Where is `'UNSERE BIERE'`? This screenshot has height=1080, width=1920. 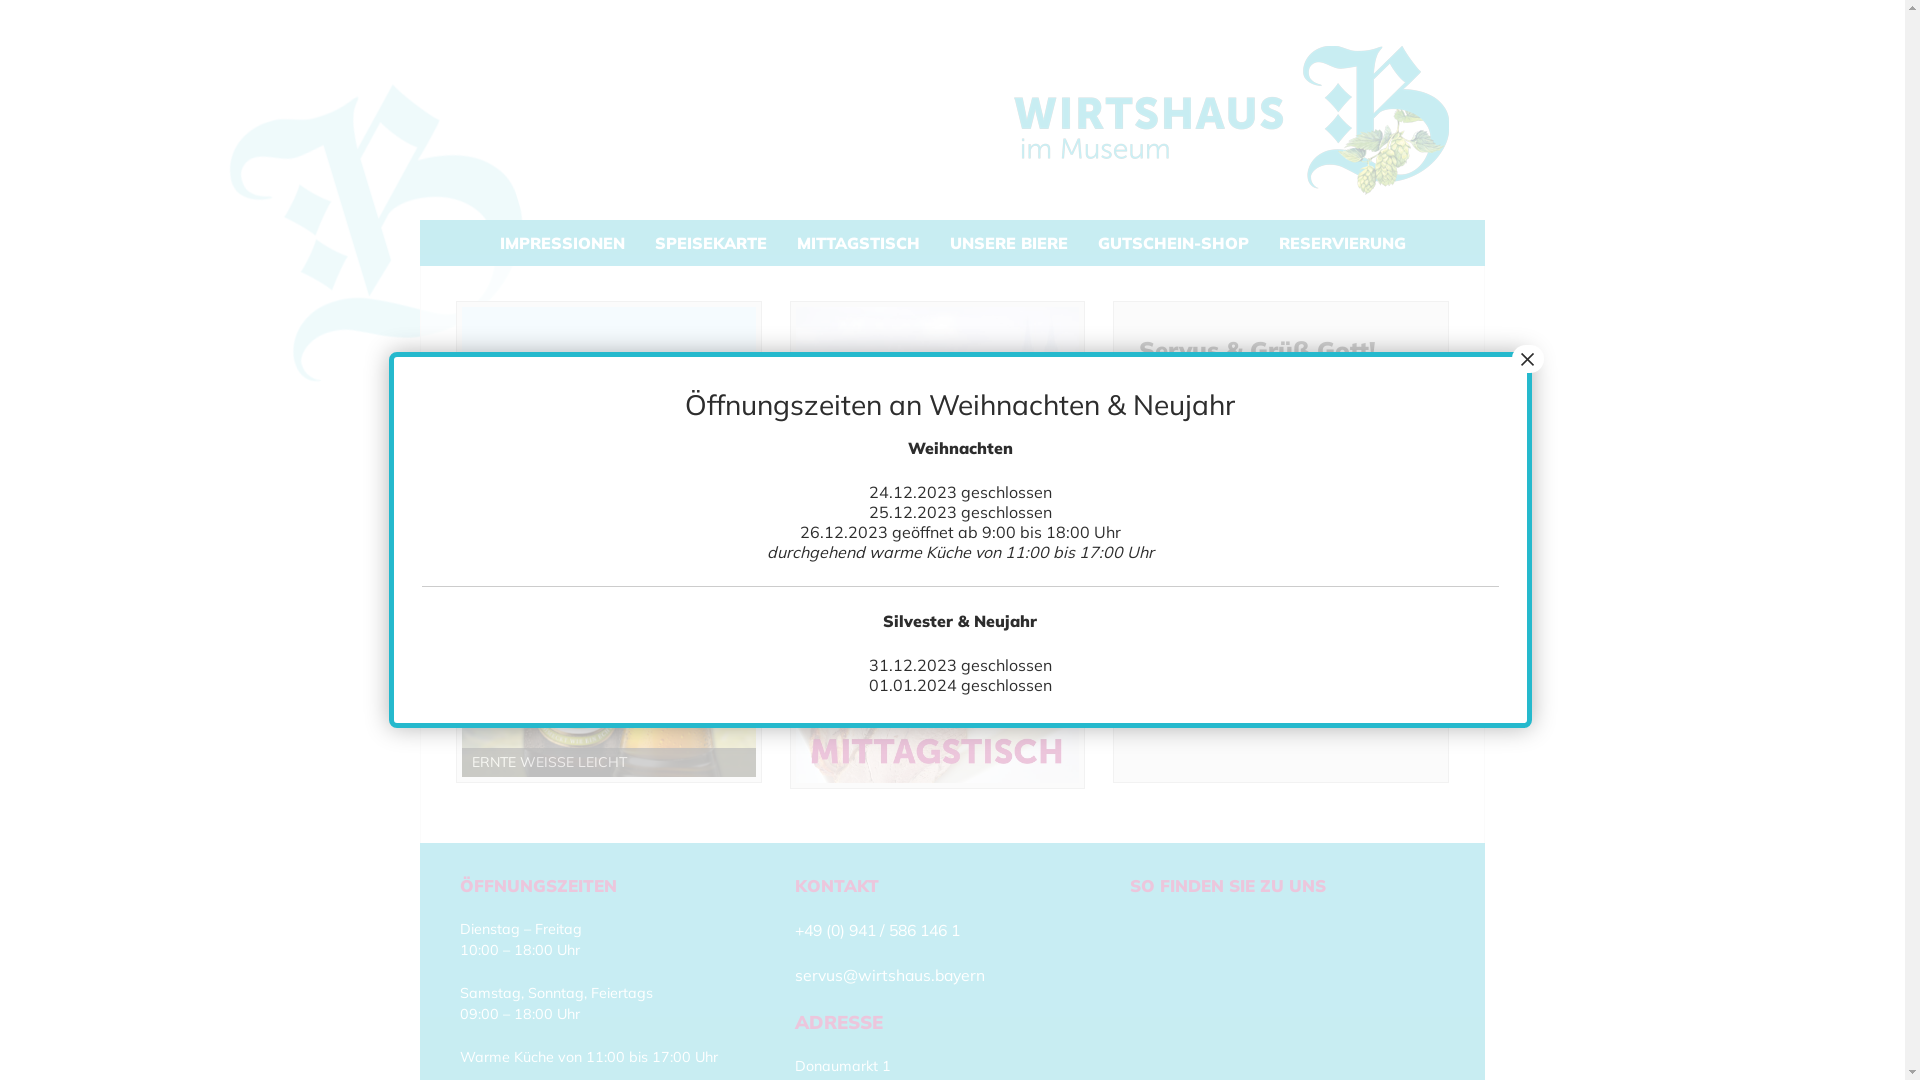 'UNSERE BIERE' is located at coordinates (1008, 242).